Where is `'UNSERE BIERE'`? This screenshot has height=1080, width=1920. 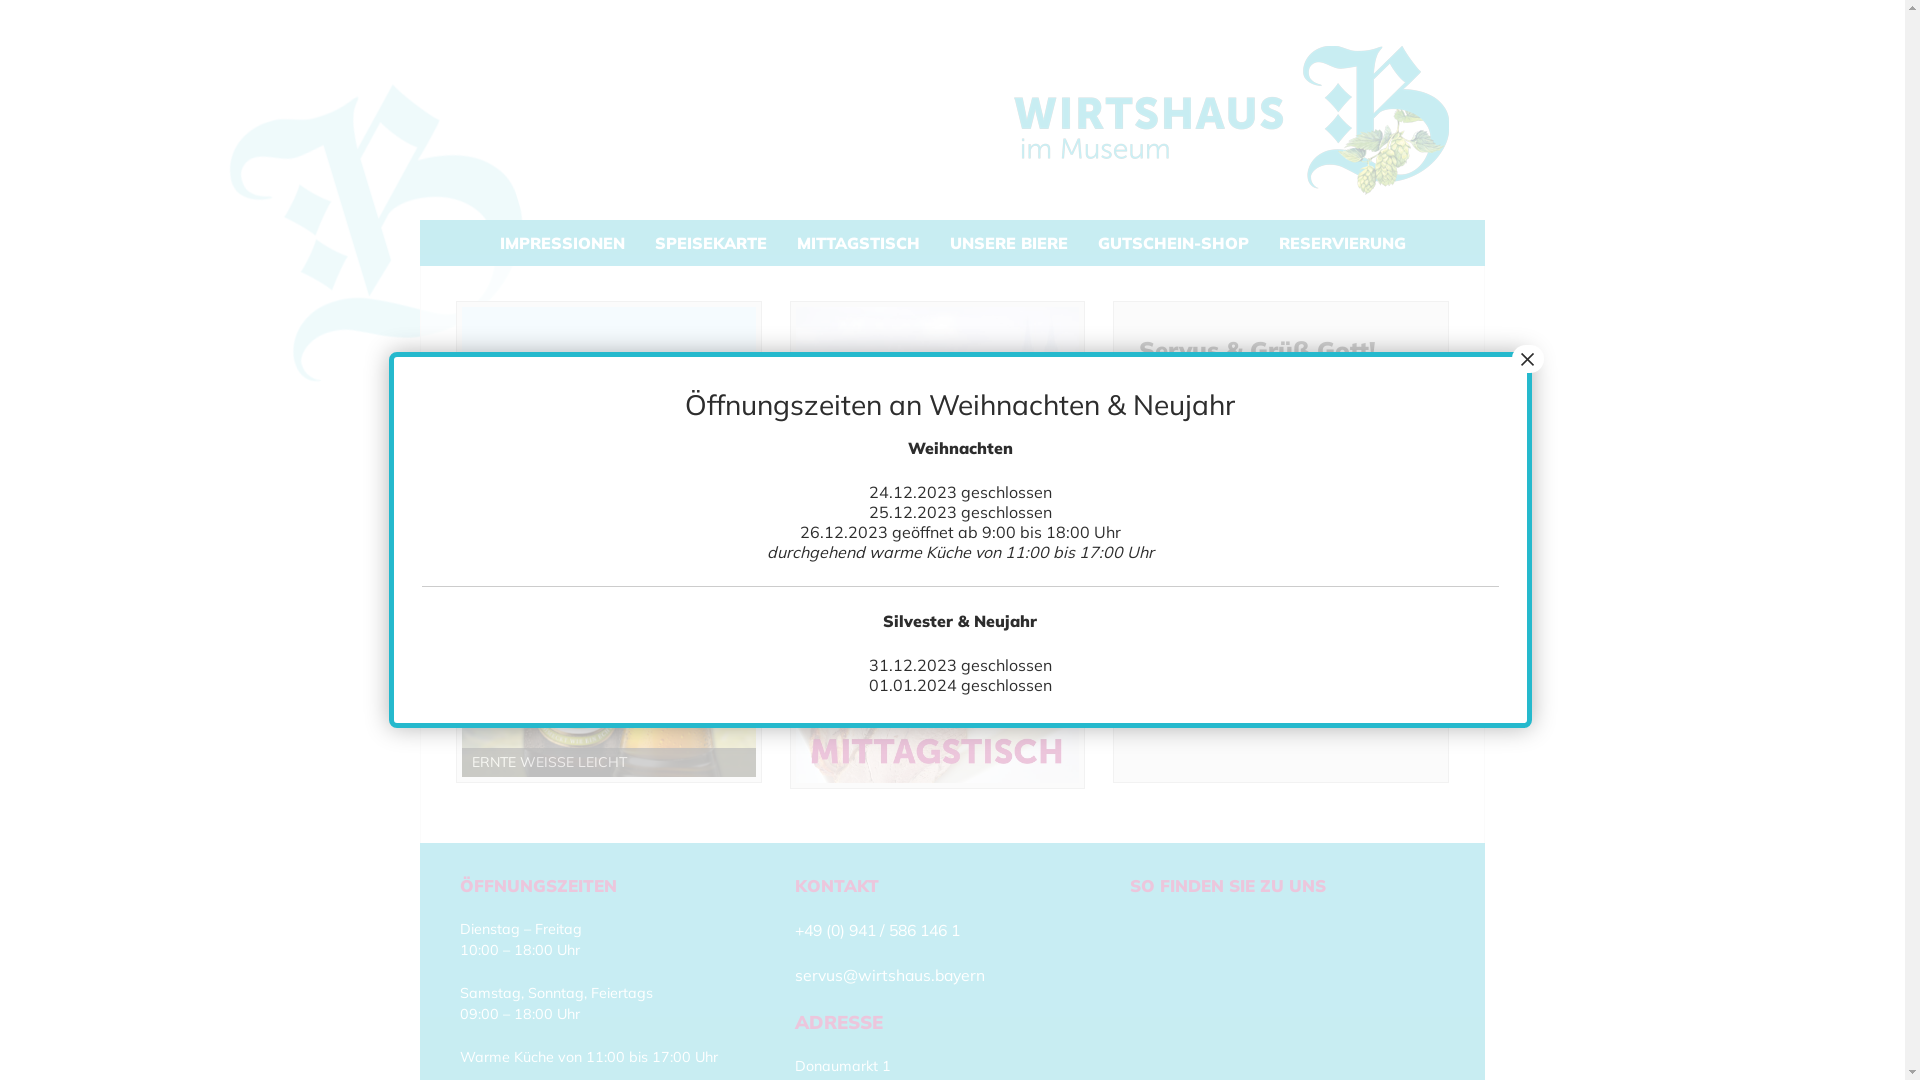 'UNSERE BIERE' is located at coordinates (1008, 242).